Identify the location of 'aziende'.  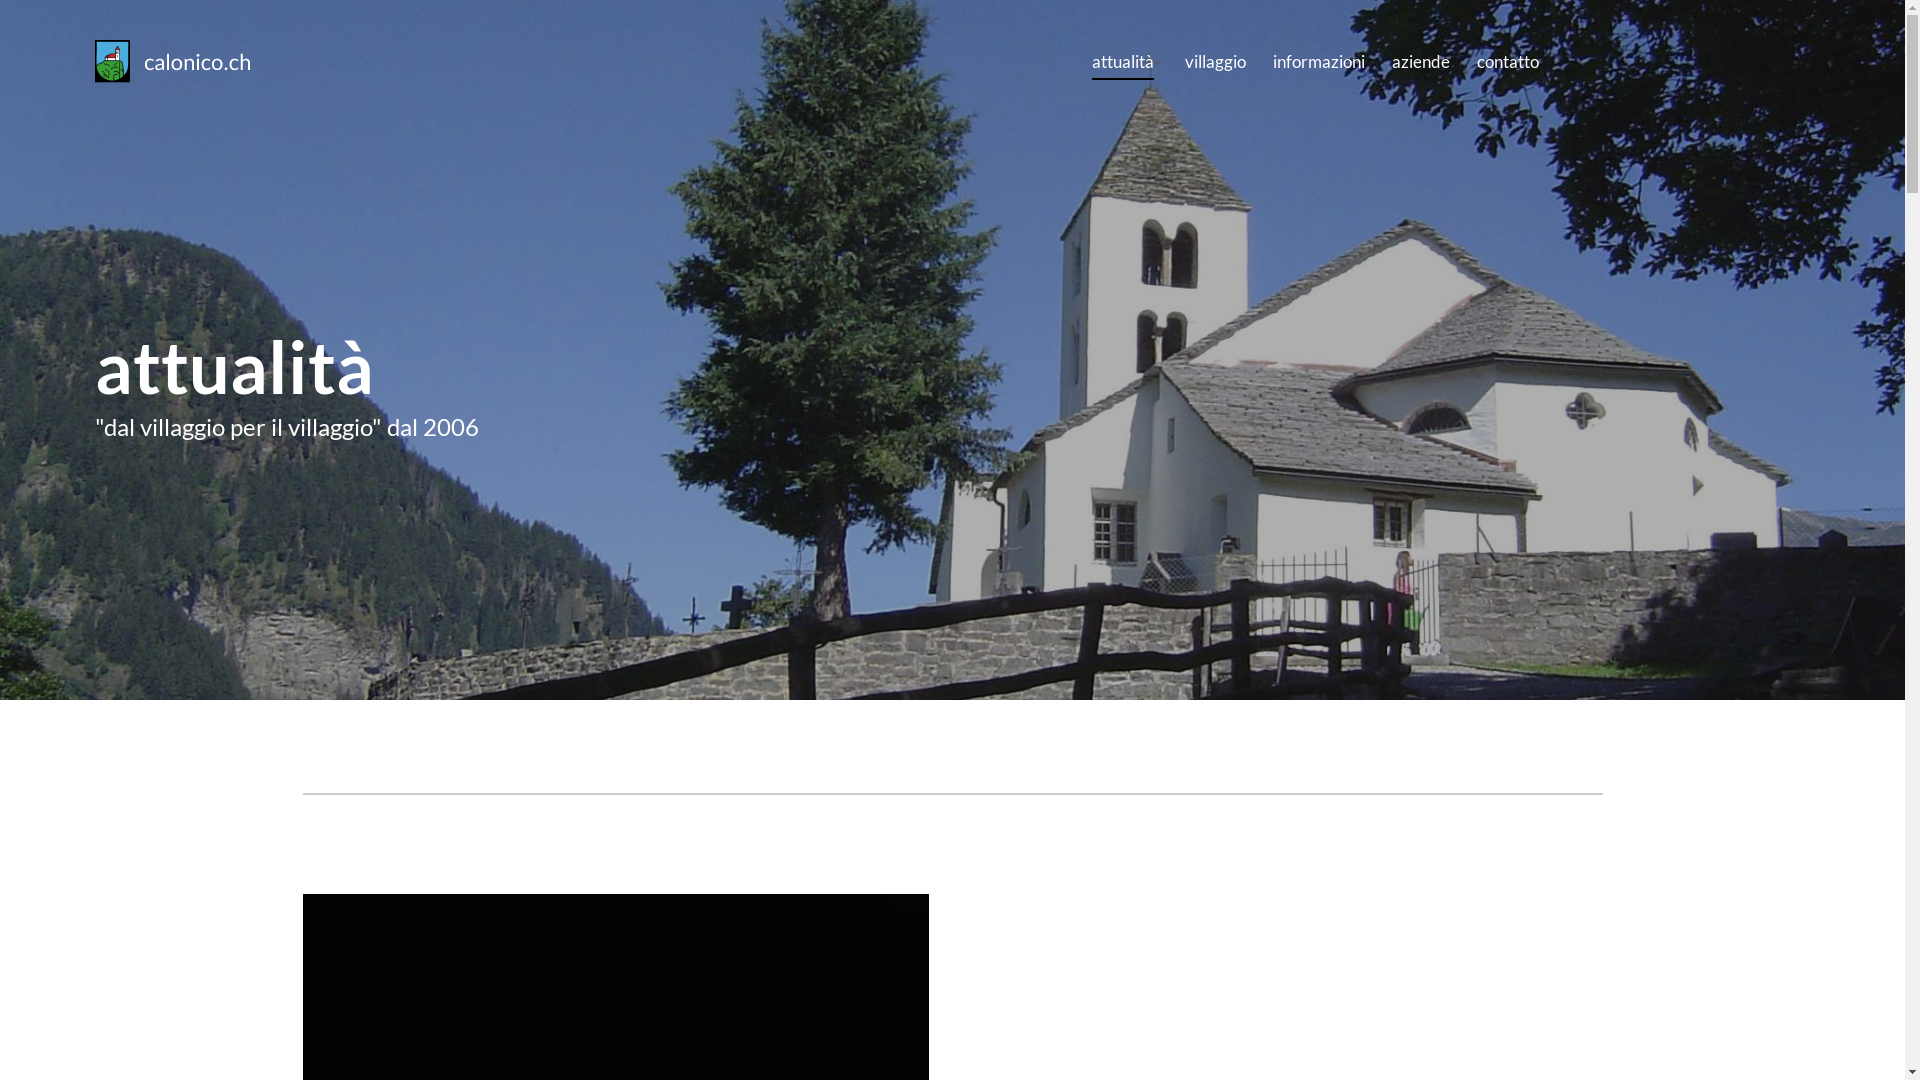
(1419, 59).